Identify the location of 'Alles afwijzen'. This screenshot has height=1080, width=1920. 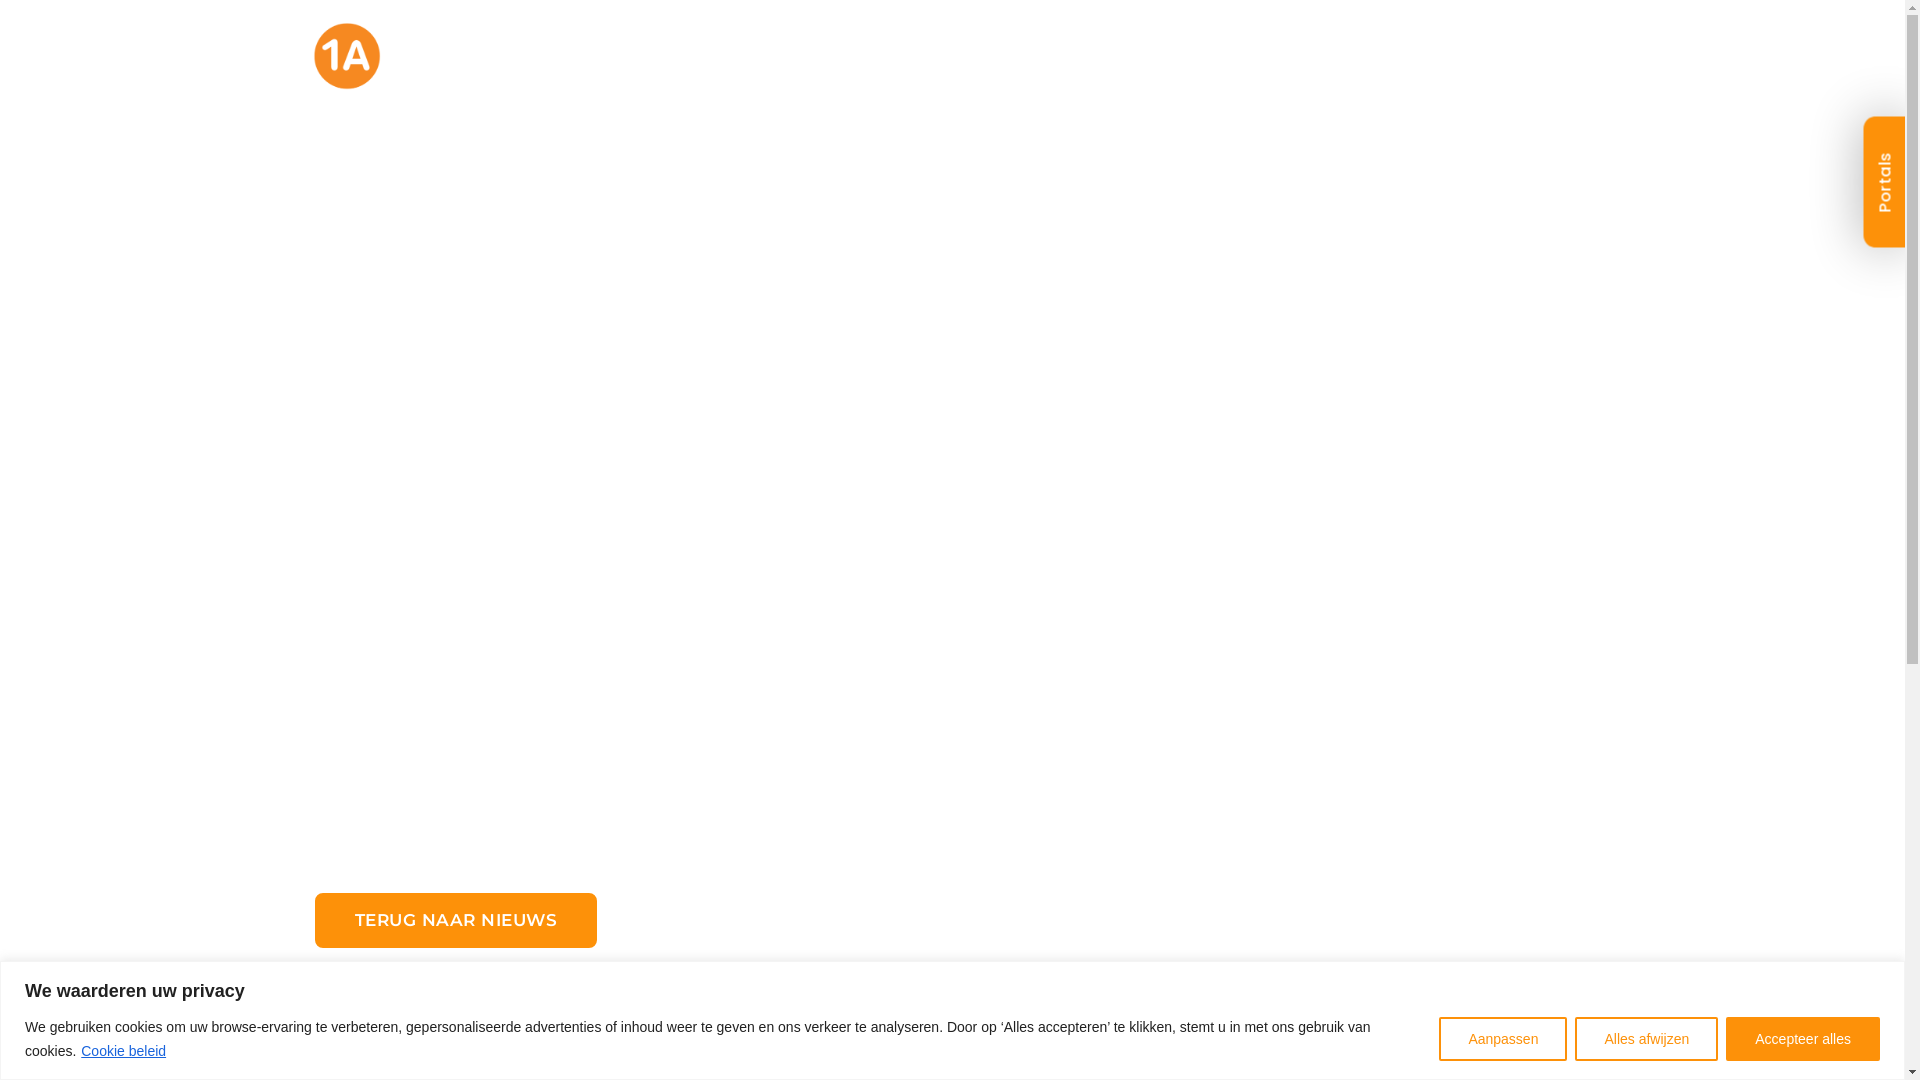
(1646, 1036).